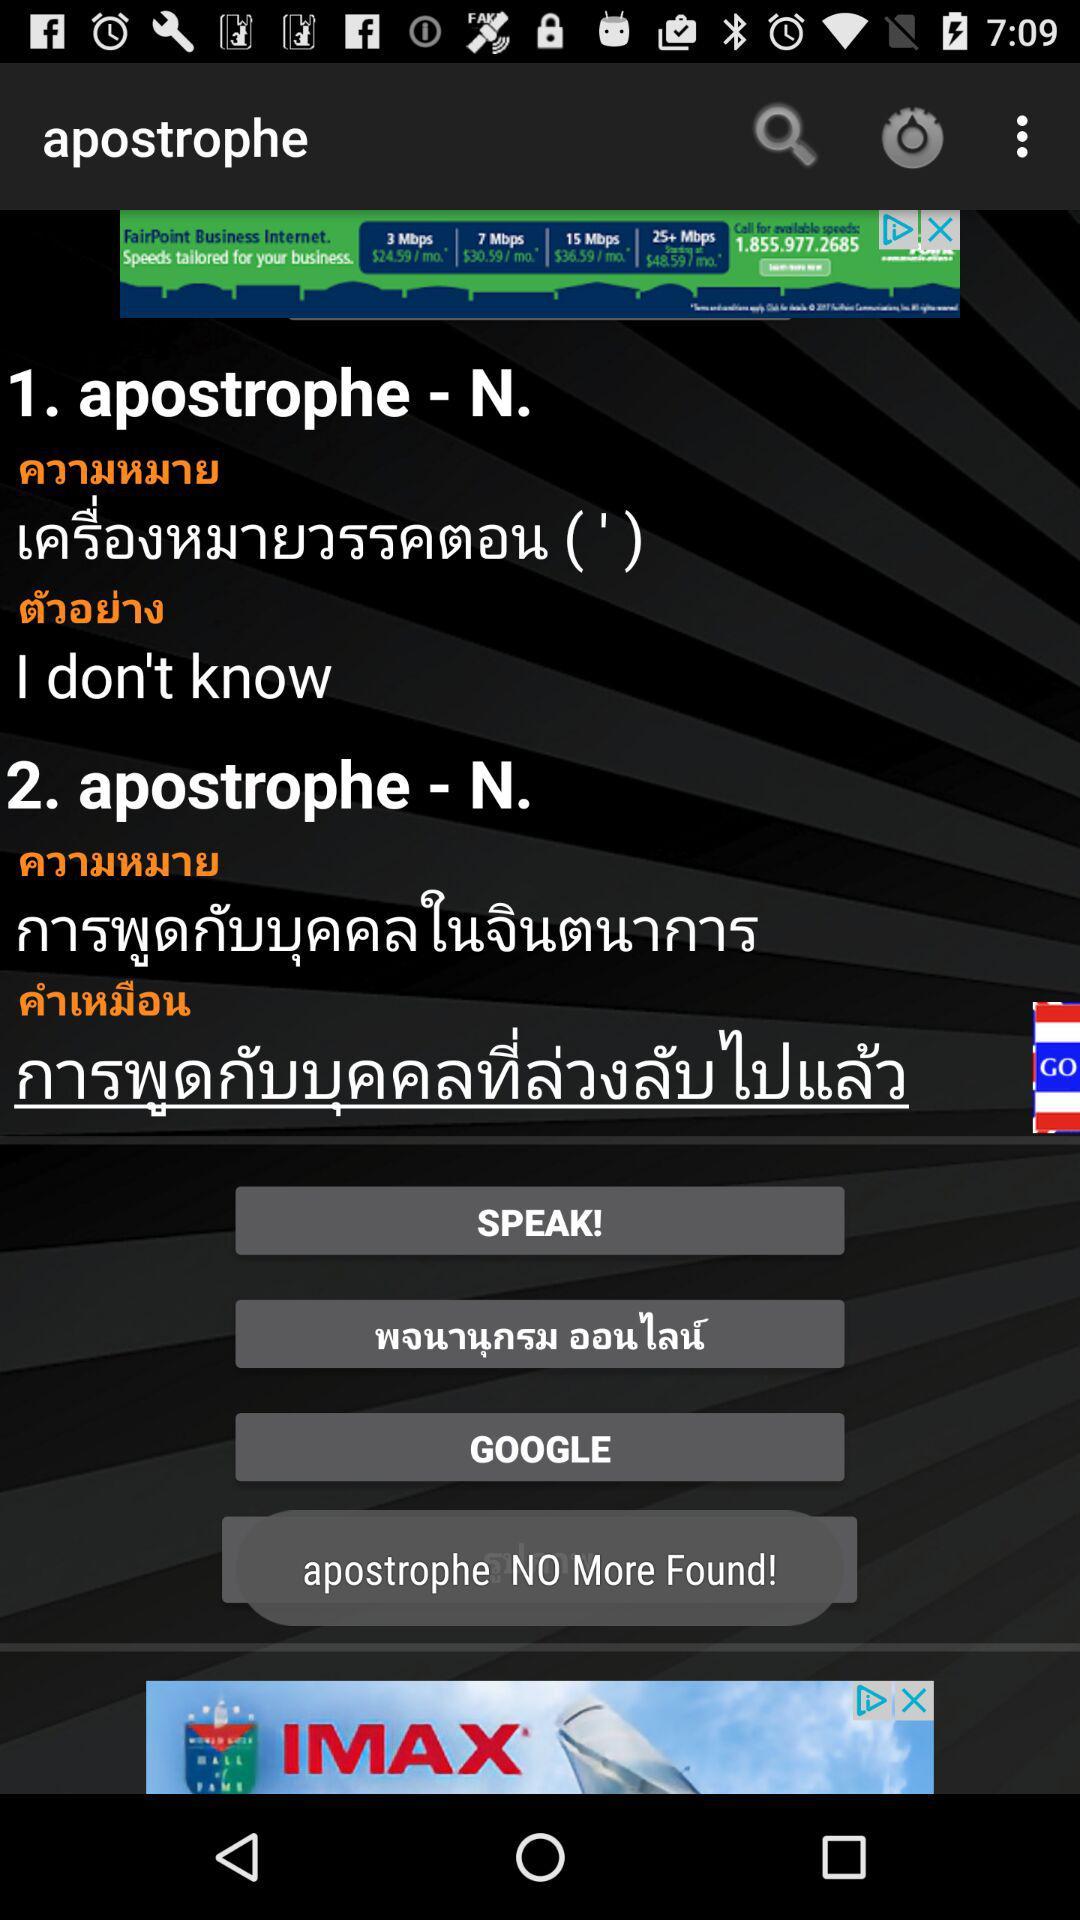 This screenshot has width=1080, height=1920. I want to click on apostrophe no more found below google, so click(540, 1559).